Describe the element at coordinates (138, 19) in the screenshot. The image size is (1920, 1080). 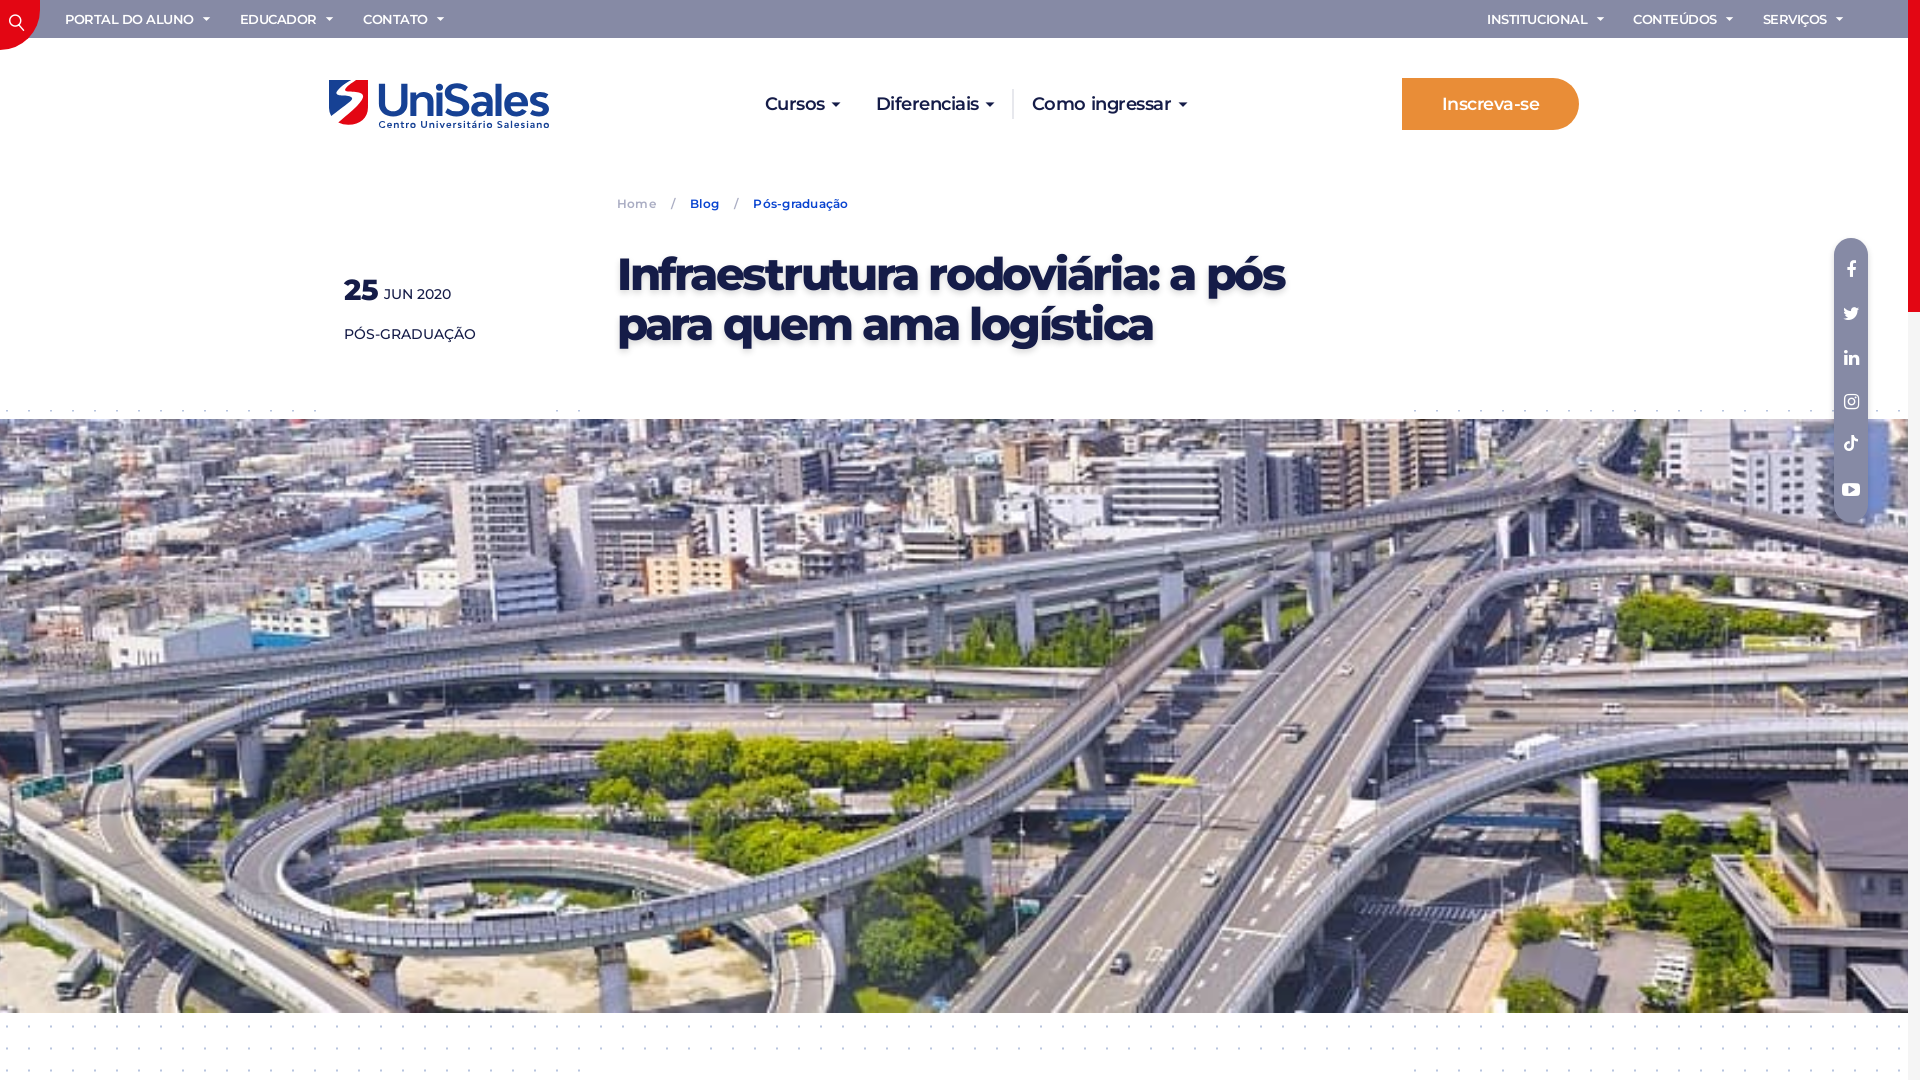
I see `'PORTAL DO ALUNO'` at that location.